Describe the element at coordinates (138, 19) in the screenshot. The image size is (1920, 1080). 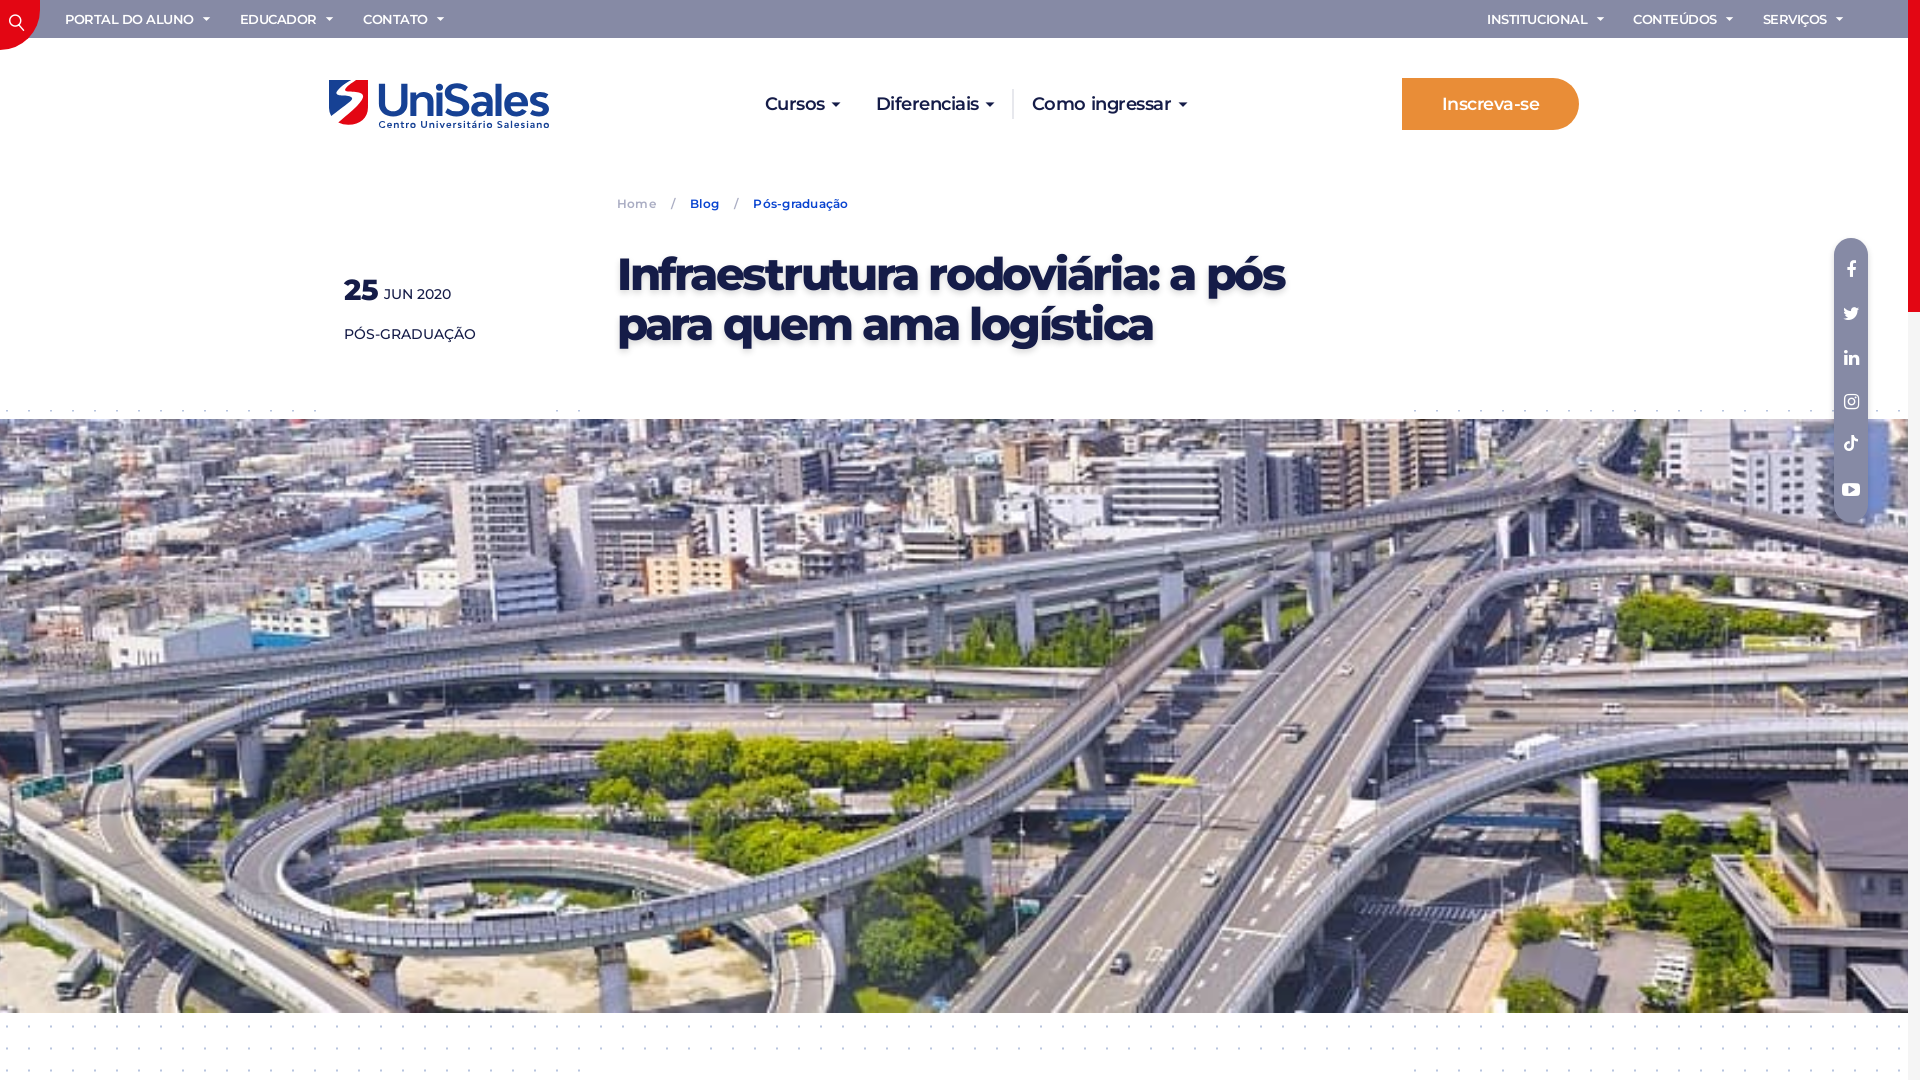
I see `'PORTAL DO ALUNO'` at that location.